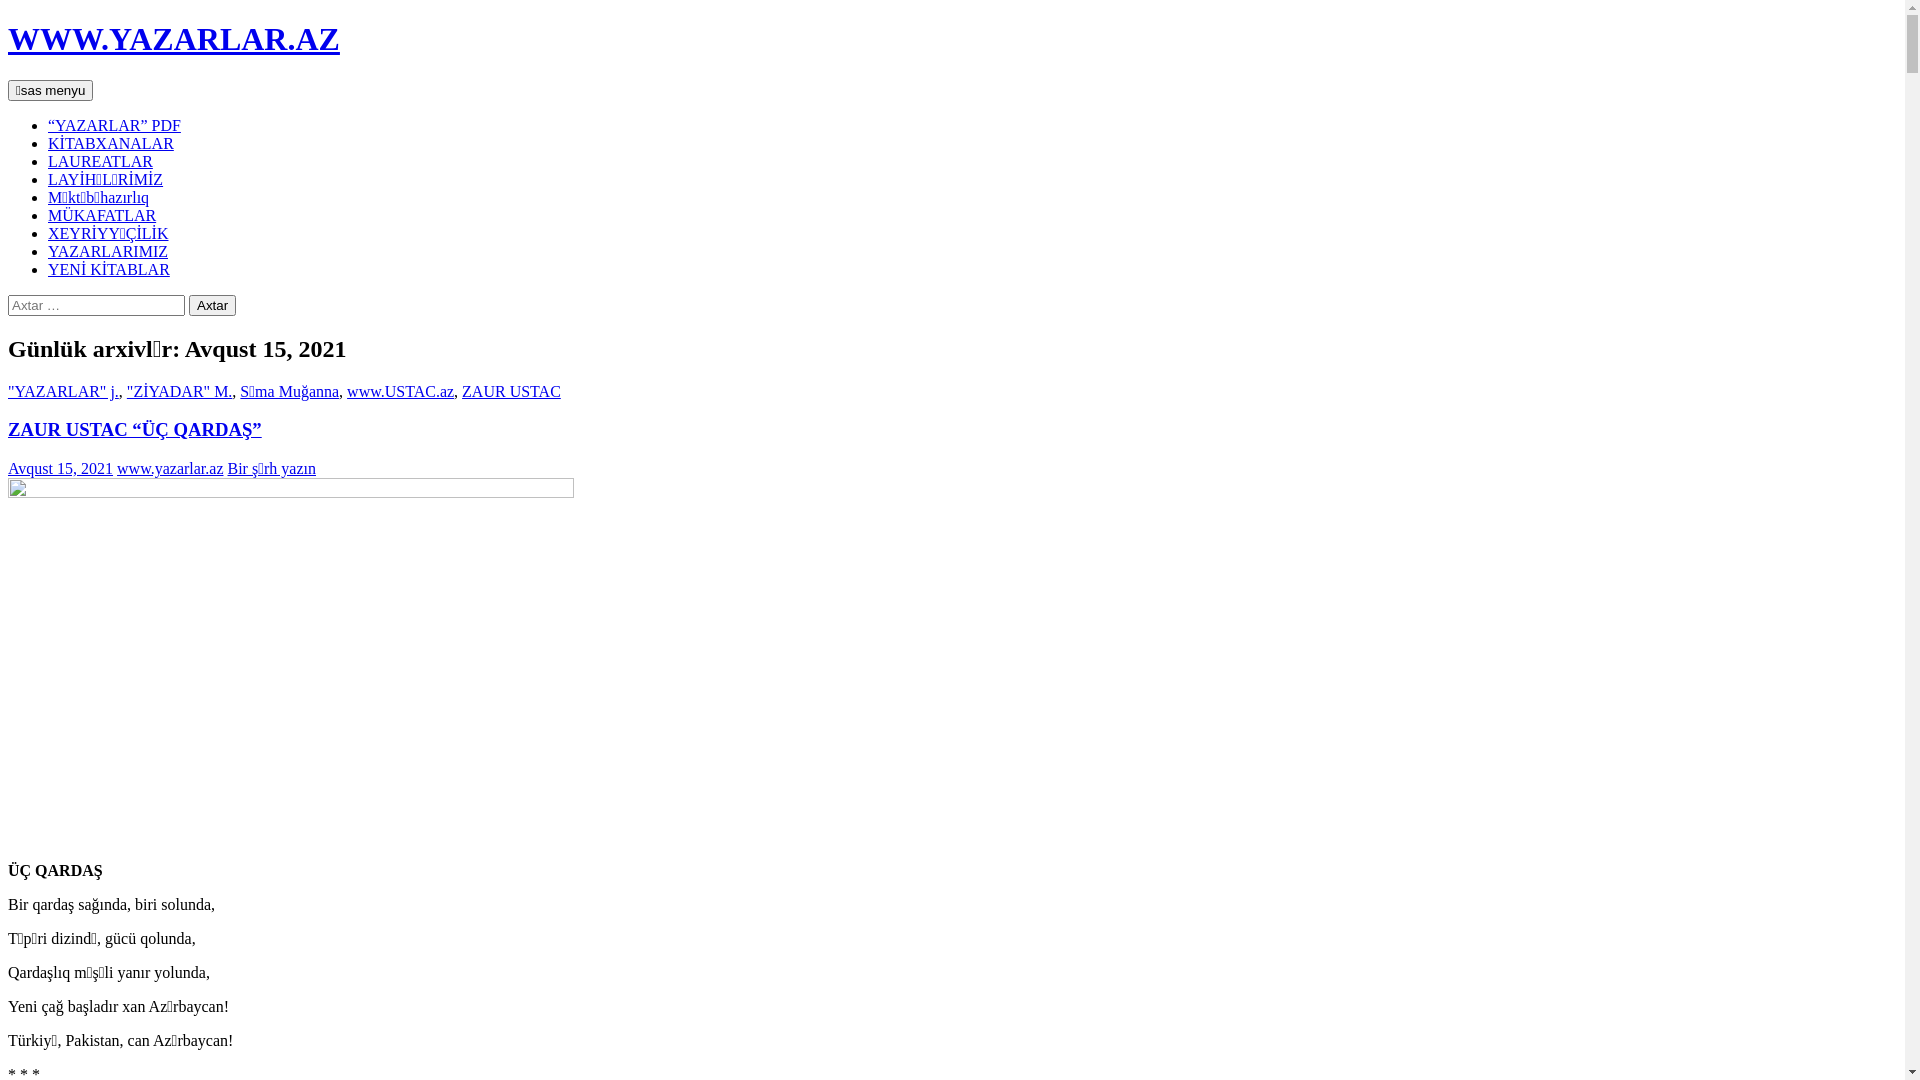 The height and width of the screenshot is (1080, 1920). Describe the element at coordinates (511, 391) in the screenshot. I see `'ZAUR USTAC'` at that location.